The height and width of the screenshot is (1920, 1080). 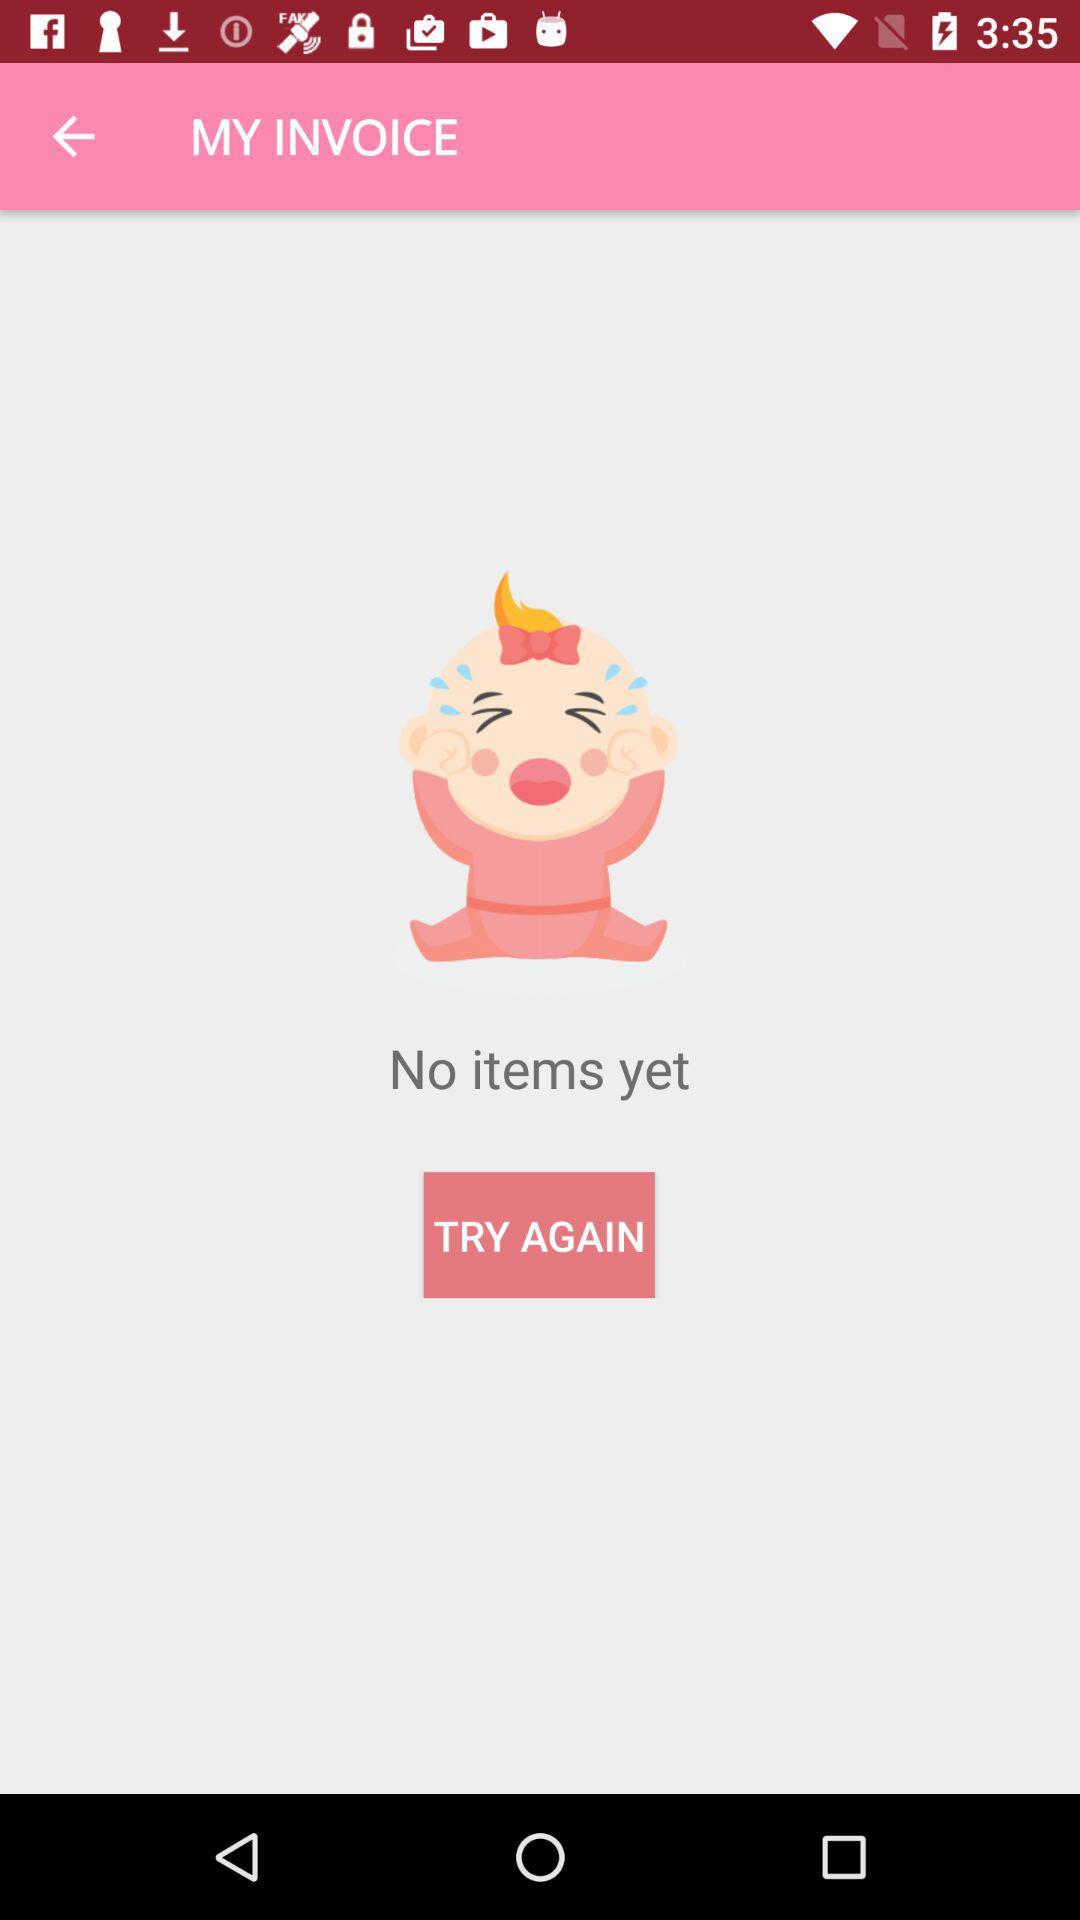 I want to click on the try again item, so click(x=538, y=1234).